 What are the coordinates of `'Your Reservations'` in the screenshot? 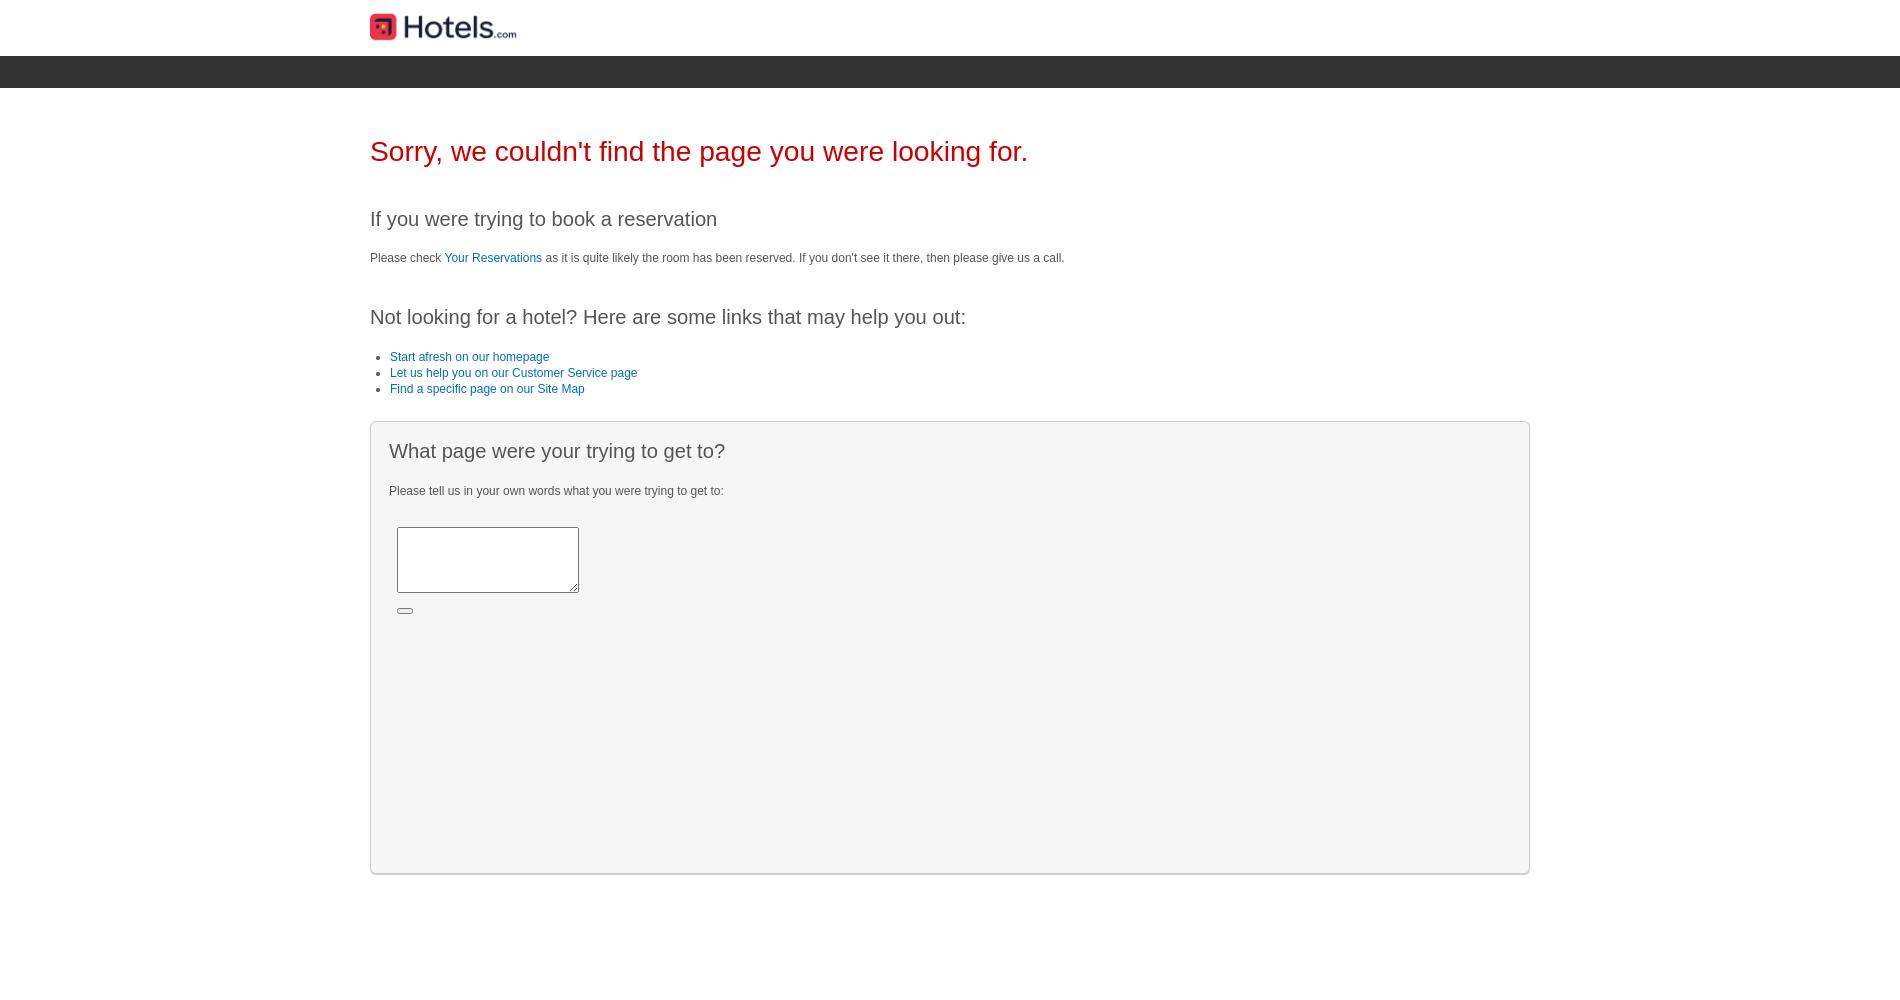 It's located at (493, 257).